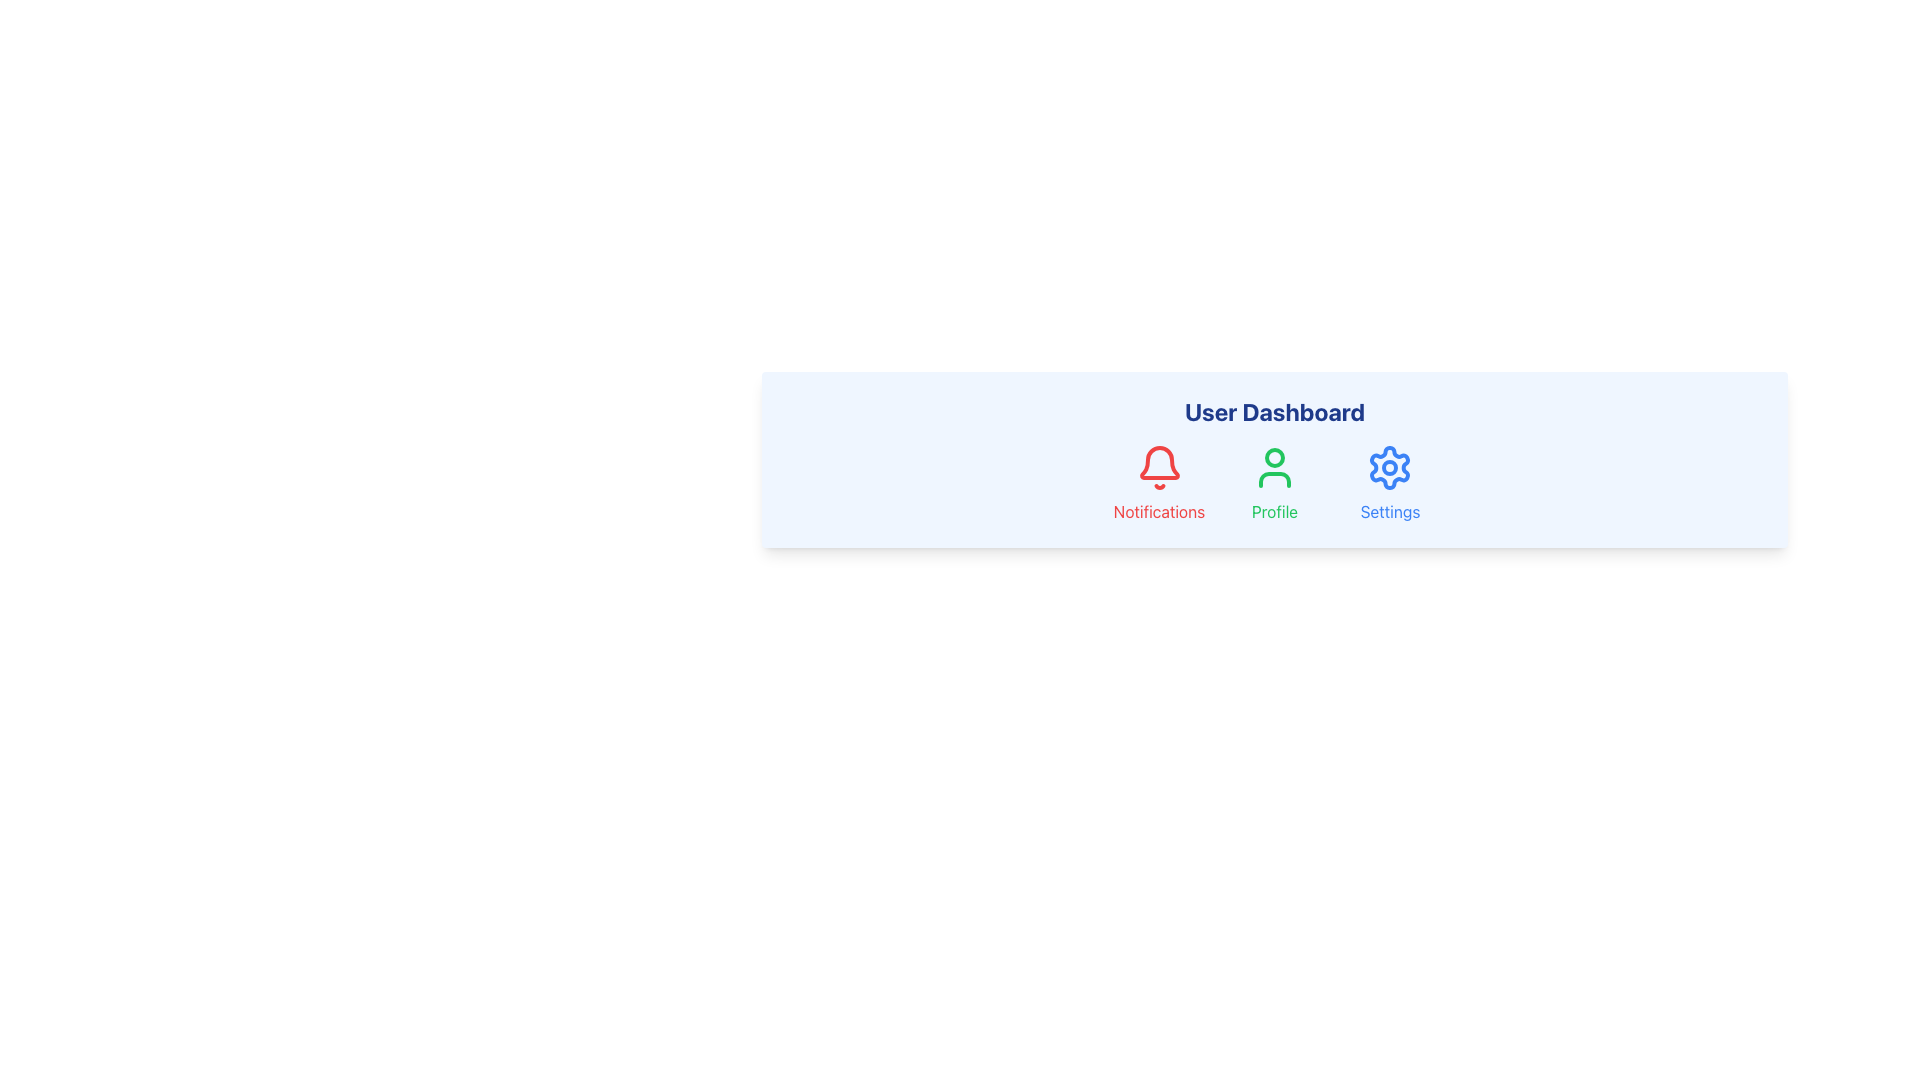 This screenshot has width=1920, height=1080. What do you see at coordinates (1389, 467) in the screenshot?
I see `the gear-like icon representing the settings functionality` at bounding box center [1389, 467].